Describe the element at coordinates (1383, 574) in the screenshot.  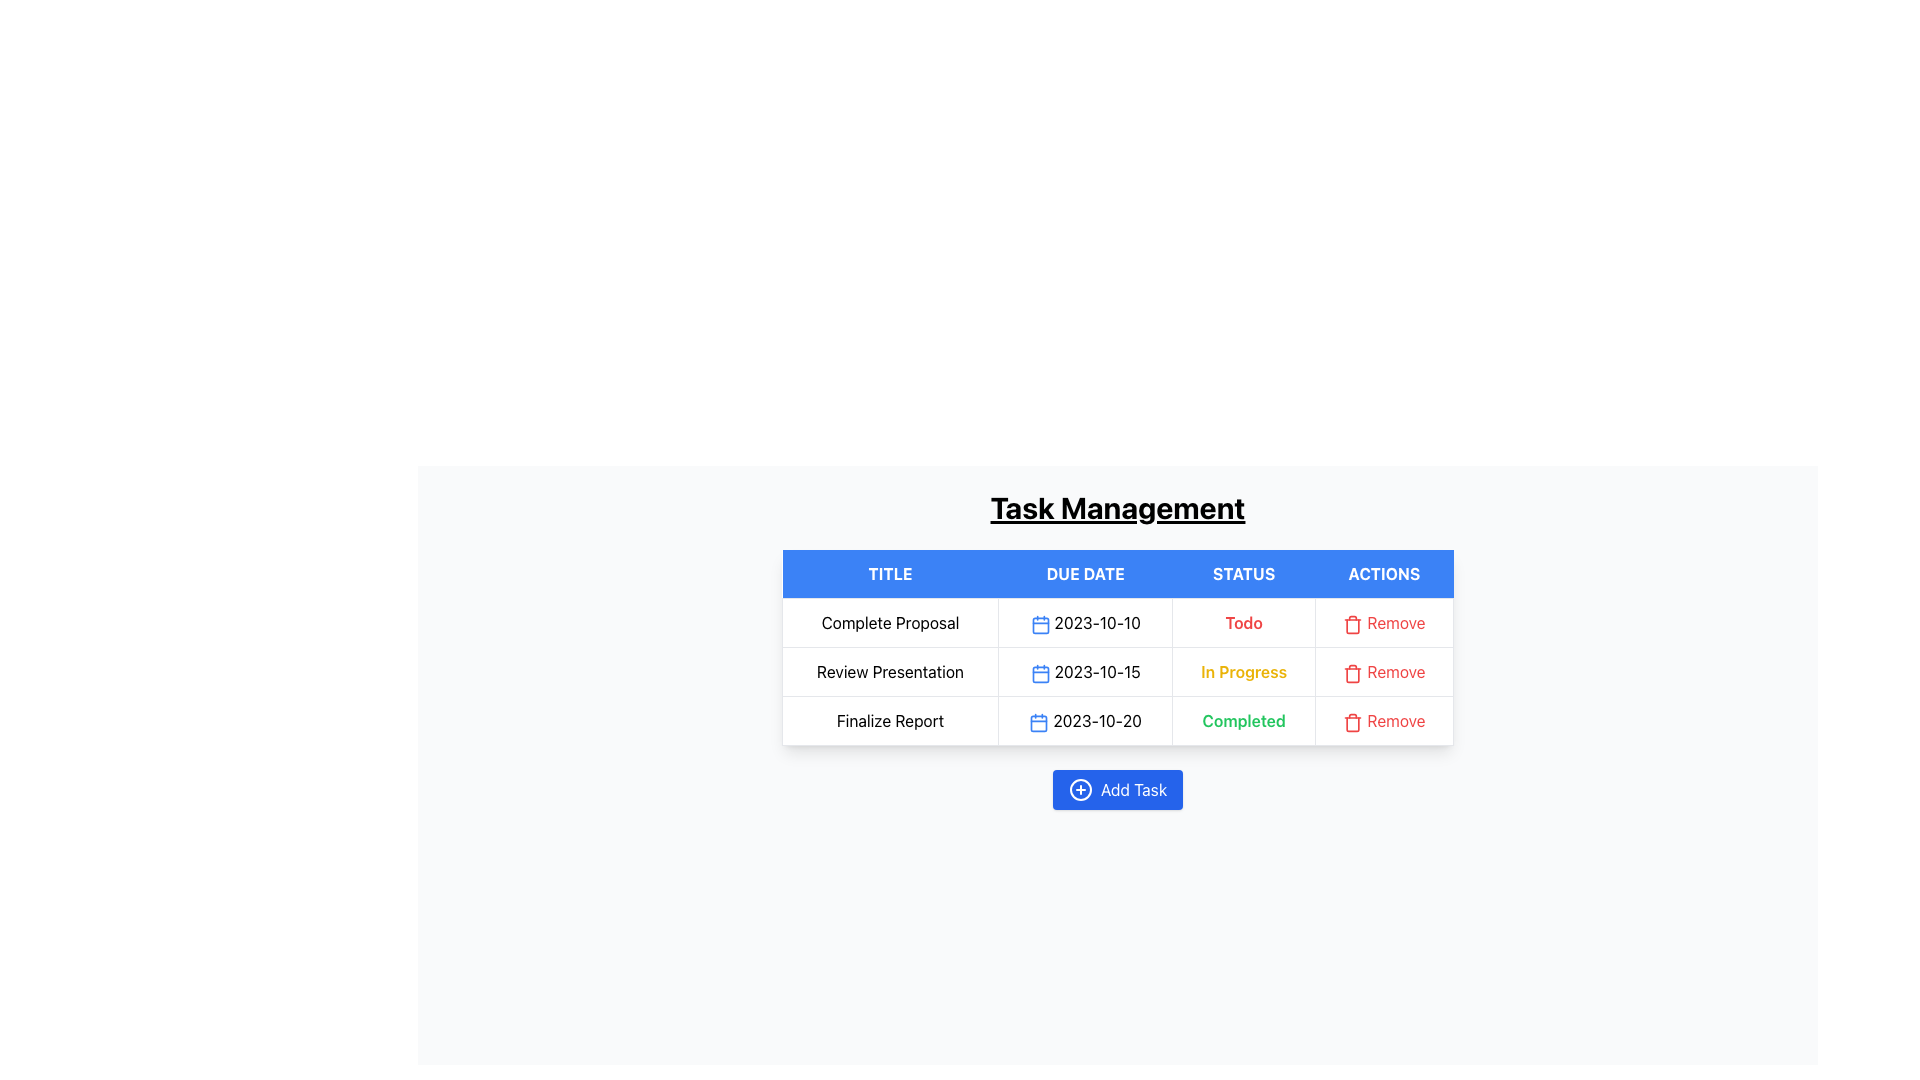
I see `the 'Actions' column header, which is the fourth header in a table row that includes 'Title', 'Due Date', 'Status', and 'Actions'` at that location.